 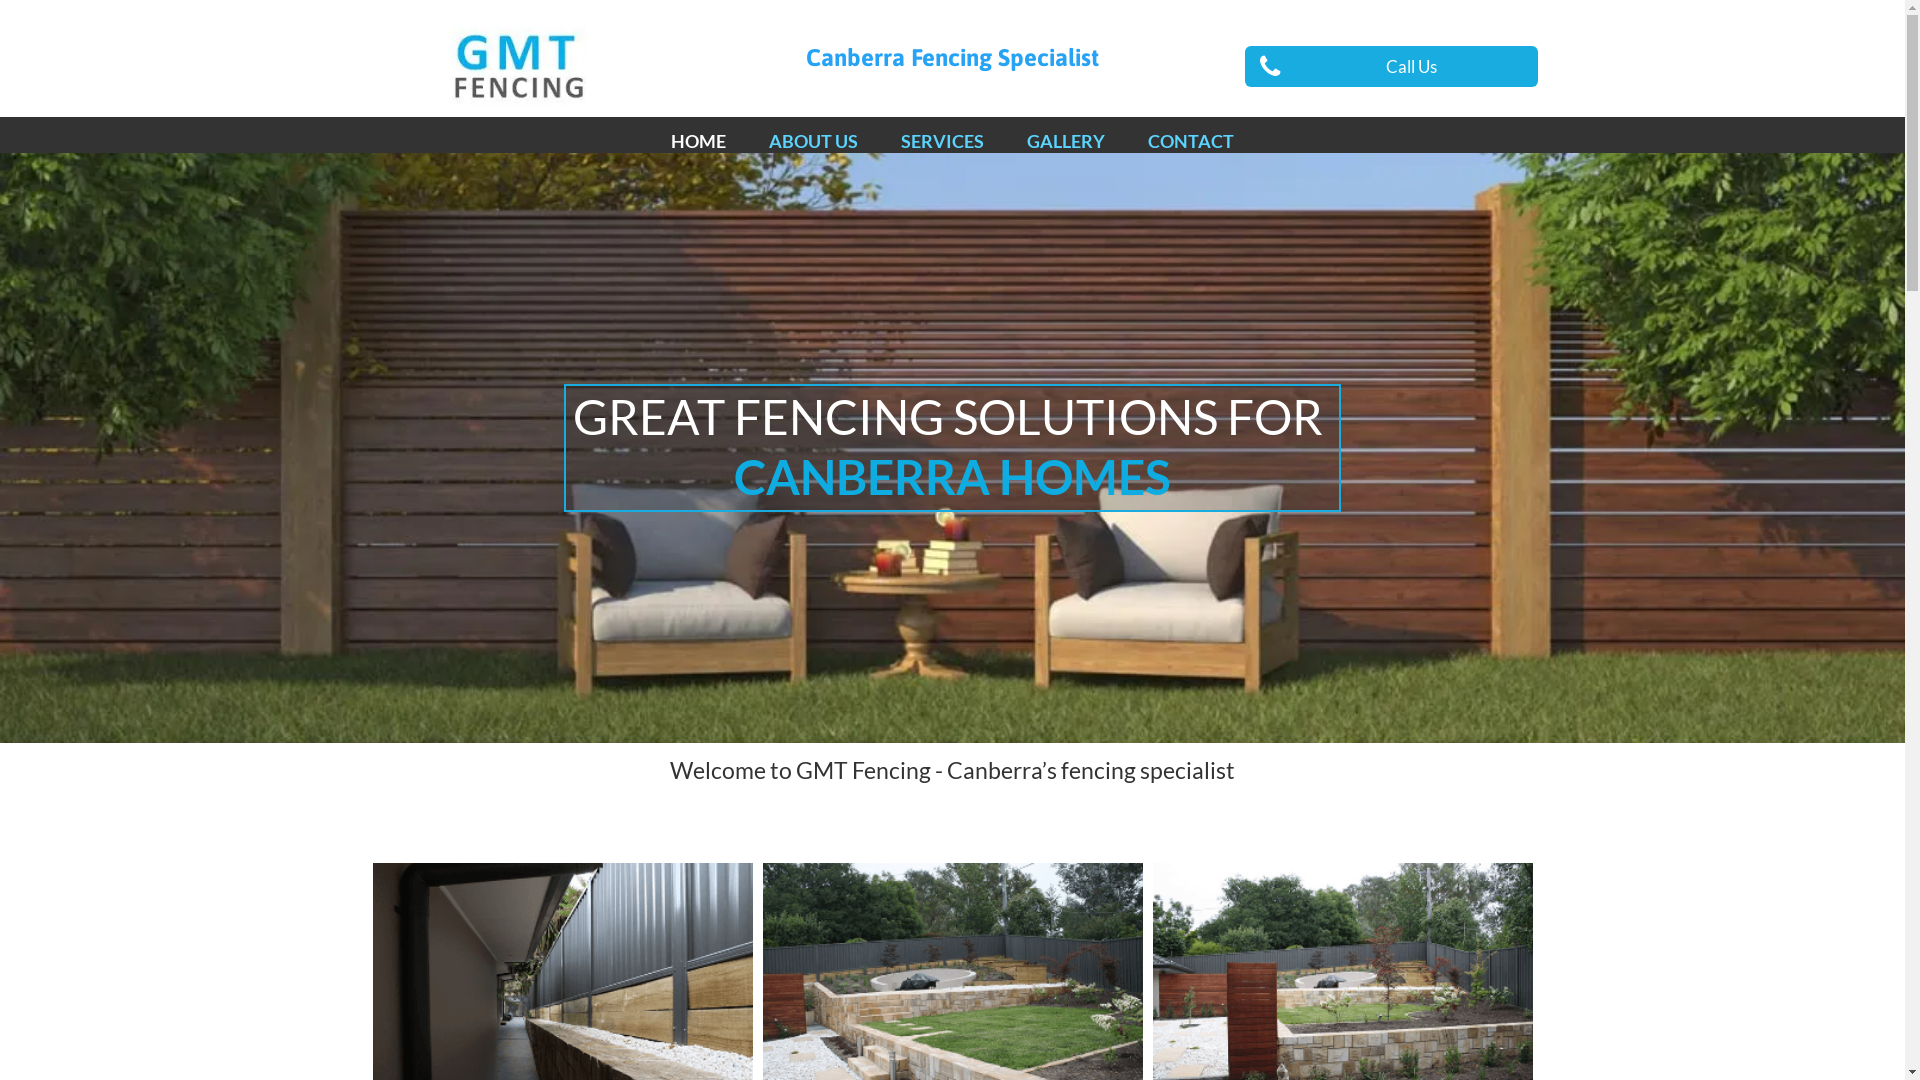 What do you see at coordinates (767, 140) in the screenshot?
I see `'ABOUT US'` at bounding box center [767, 140].